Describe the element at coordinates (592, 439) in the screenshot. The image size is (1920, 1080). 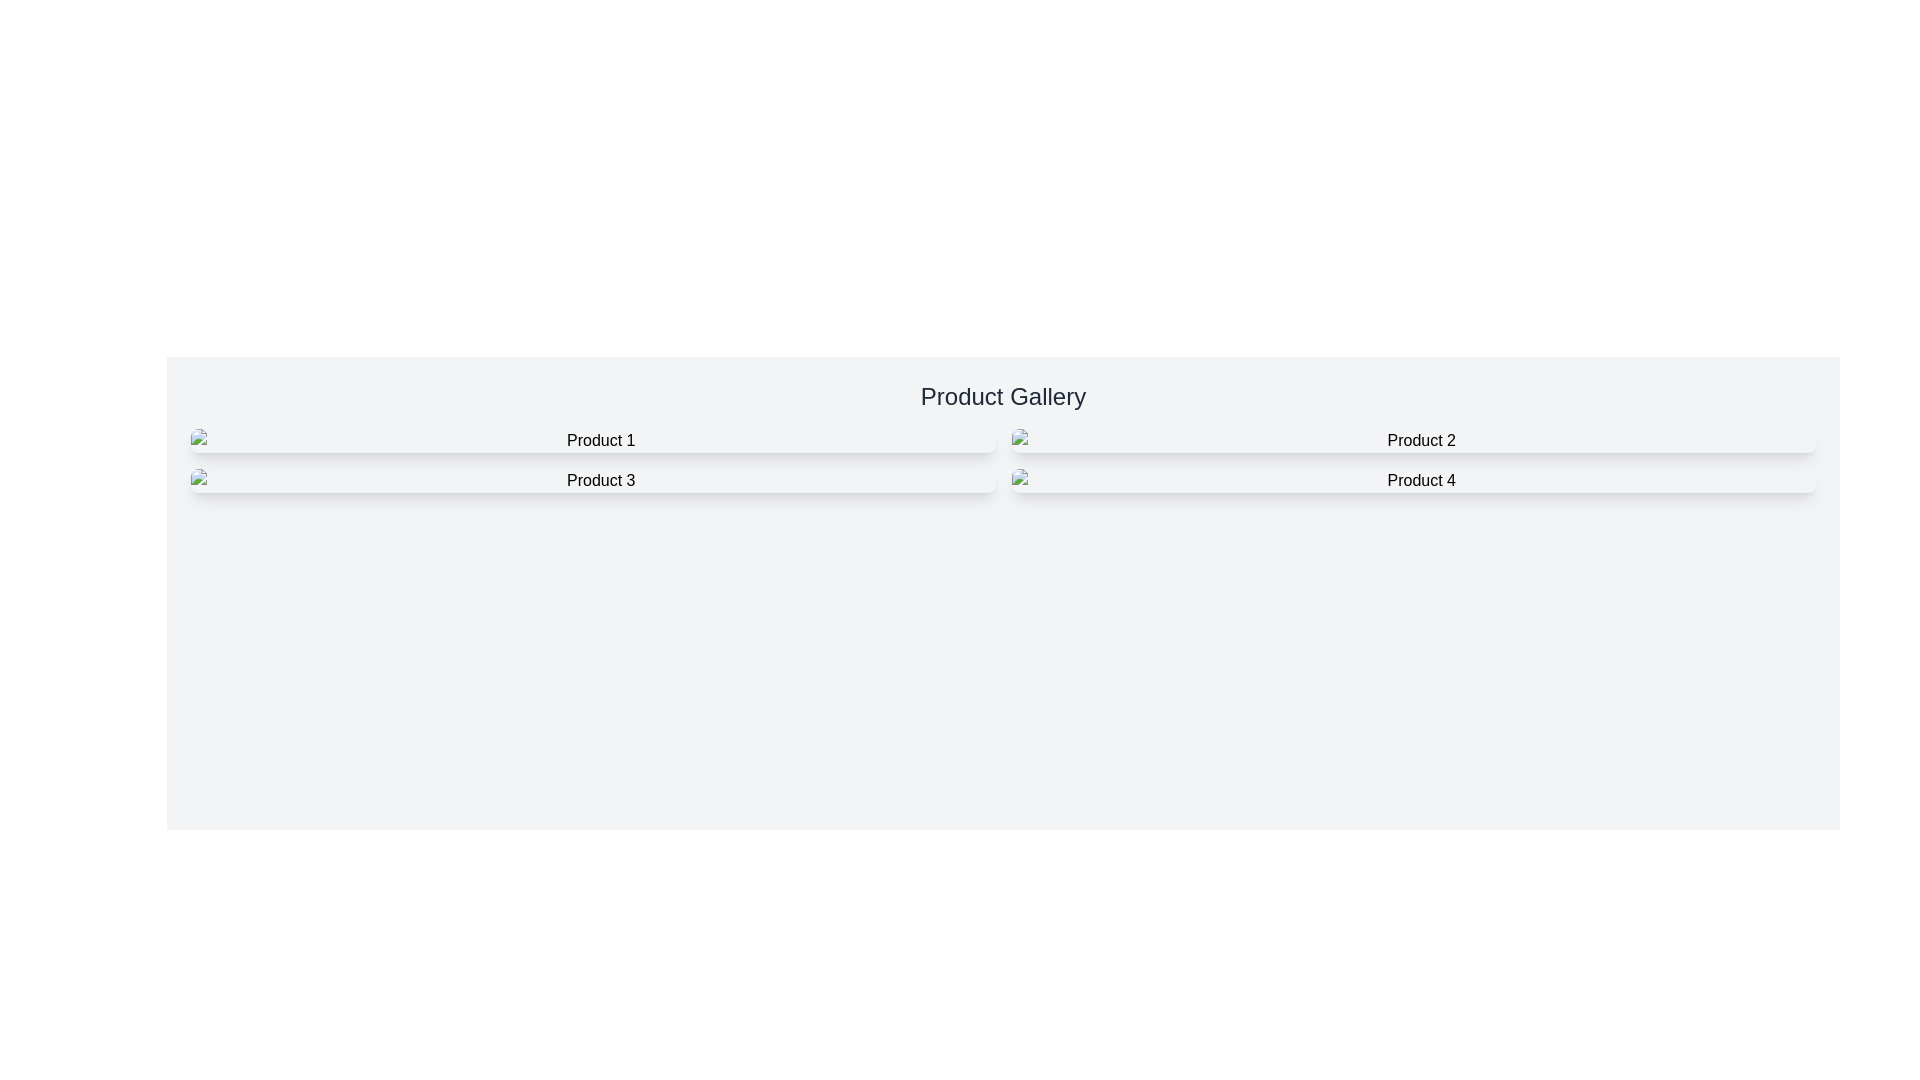
I see `the first selectable product card in the product gallery to view the product details` at that location.